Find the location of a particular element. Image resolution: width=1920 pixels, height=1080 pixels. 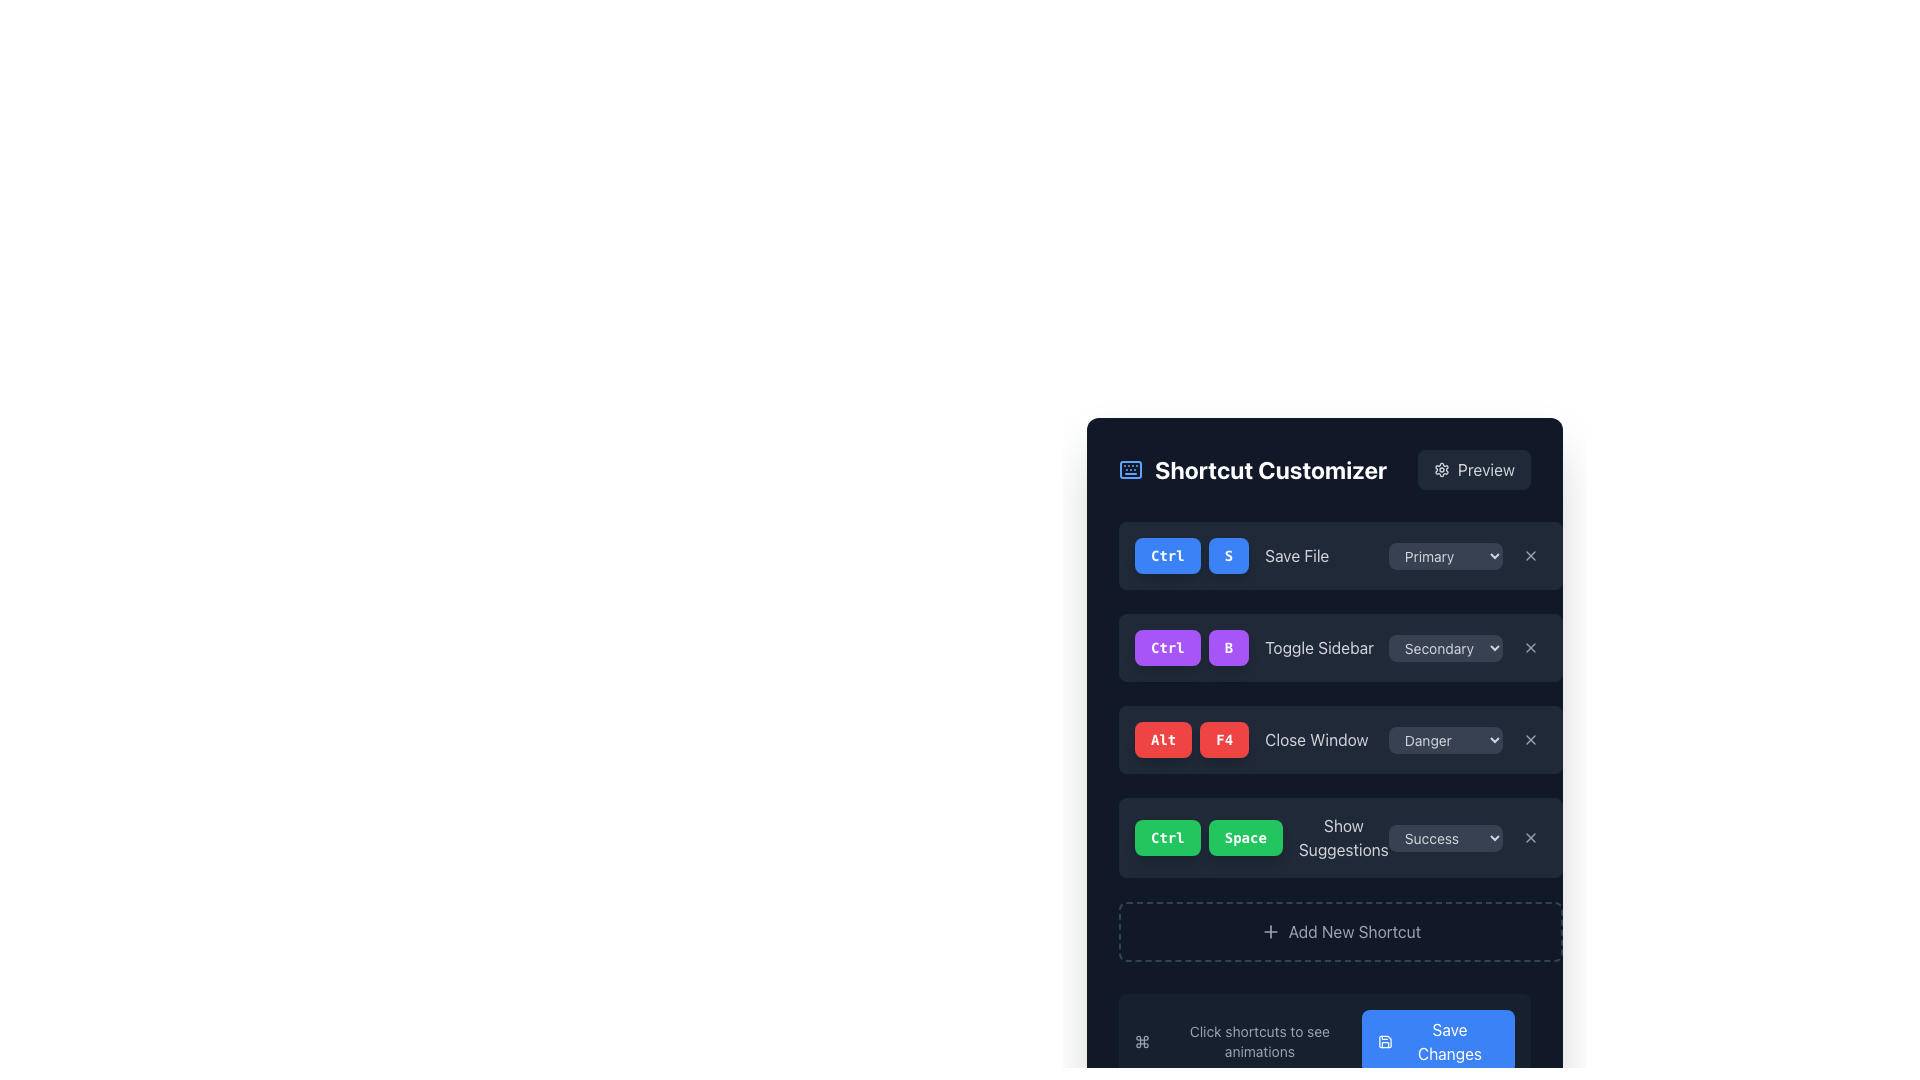

the rounded purple button with the letter 'B' in bold white text is located at coordinates (1227, 648).